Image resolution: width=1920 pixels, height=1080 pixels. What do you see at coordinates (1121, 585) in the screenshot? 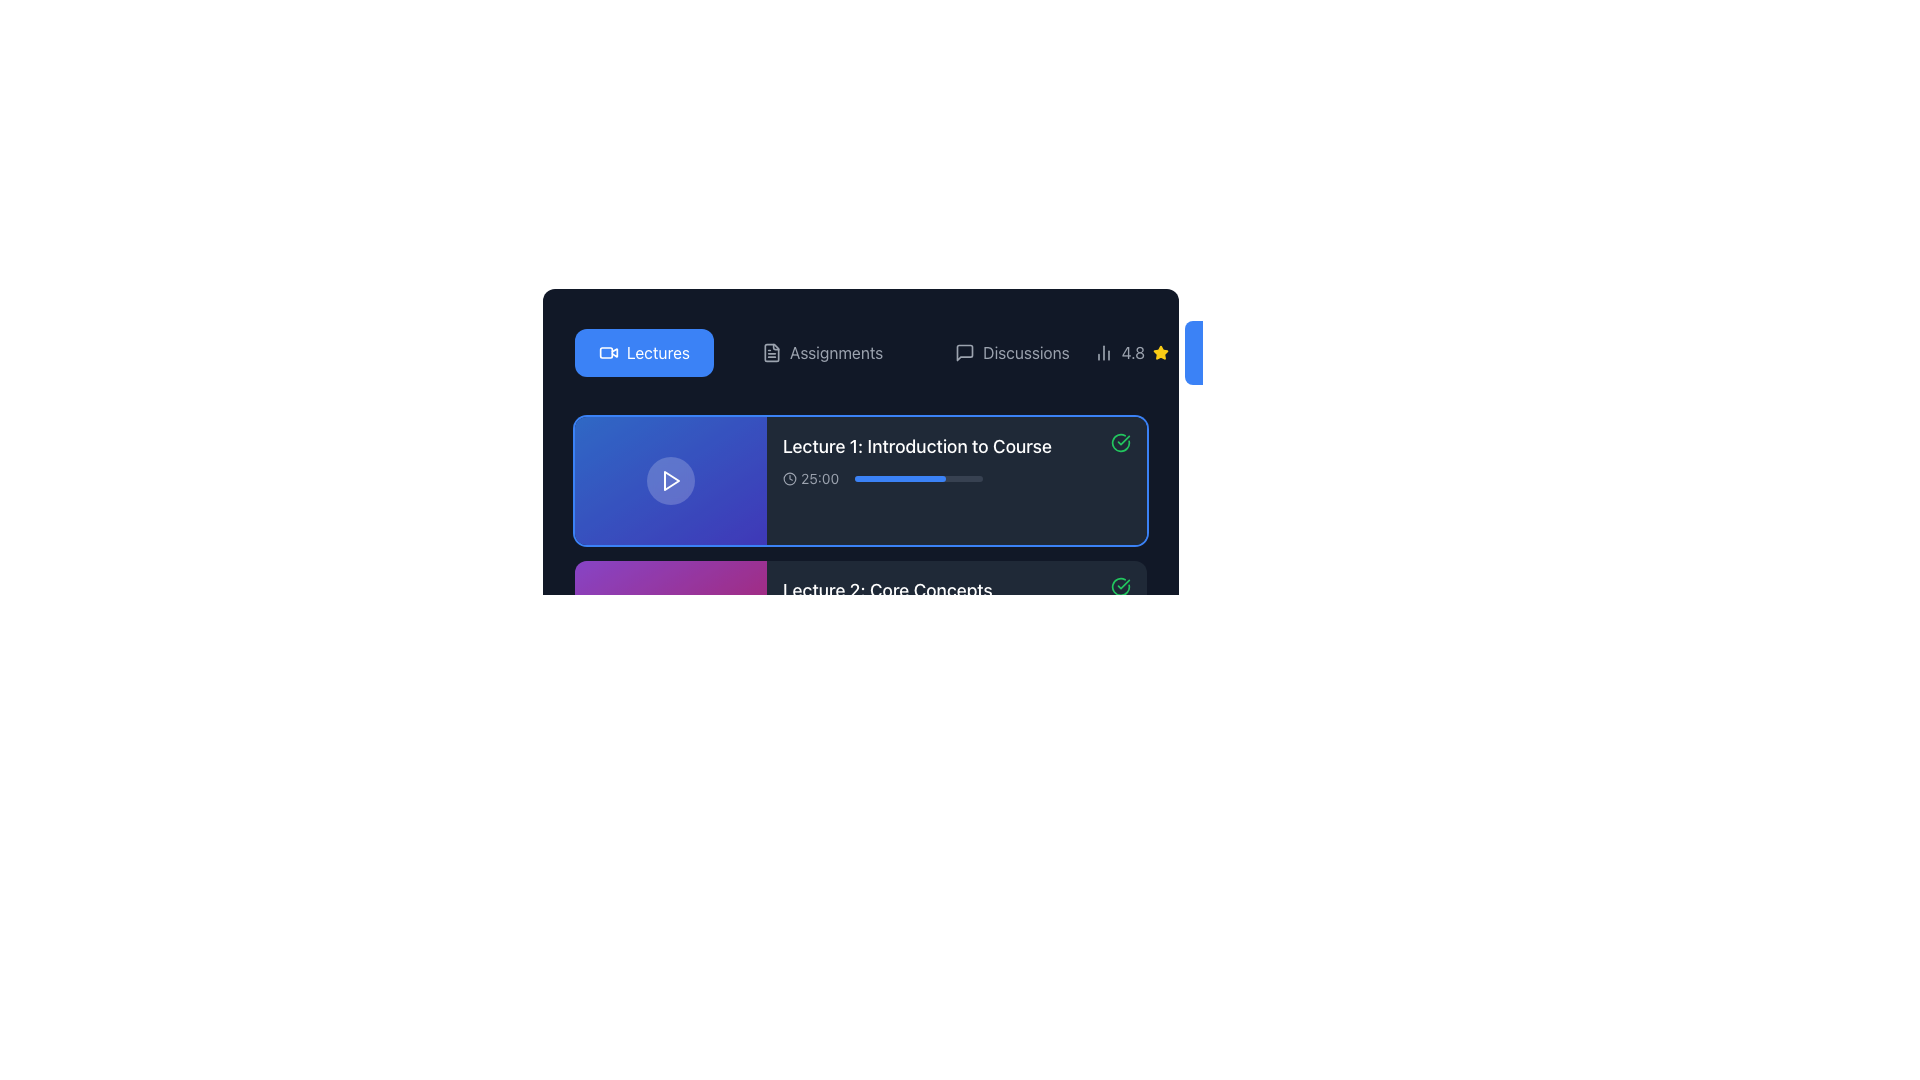
I see `the green circular icon with a checkmark indicating completion, located at the far-right of the row labeled 'Lecture 2: Core Concepts'` at bounding box center [1121, 585].